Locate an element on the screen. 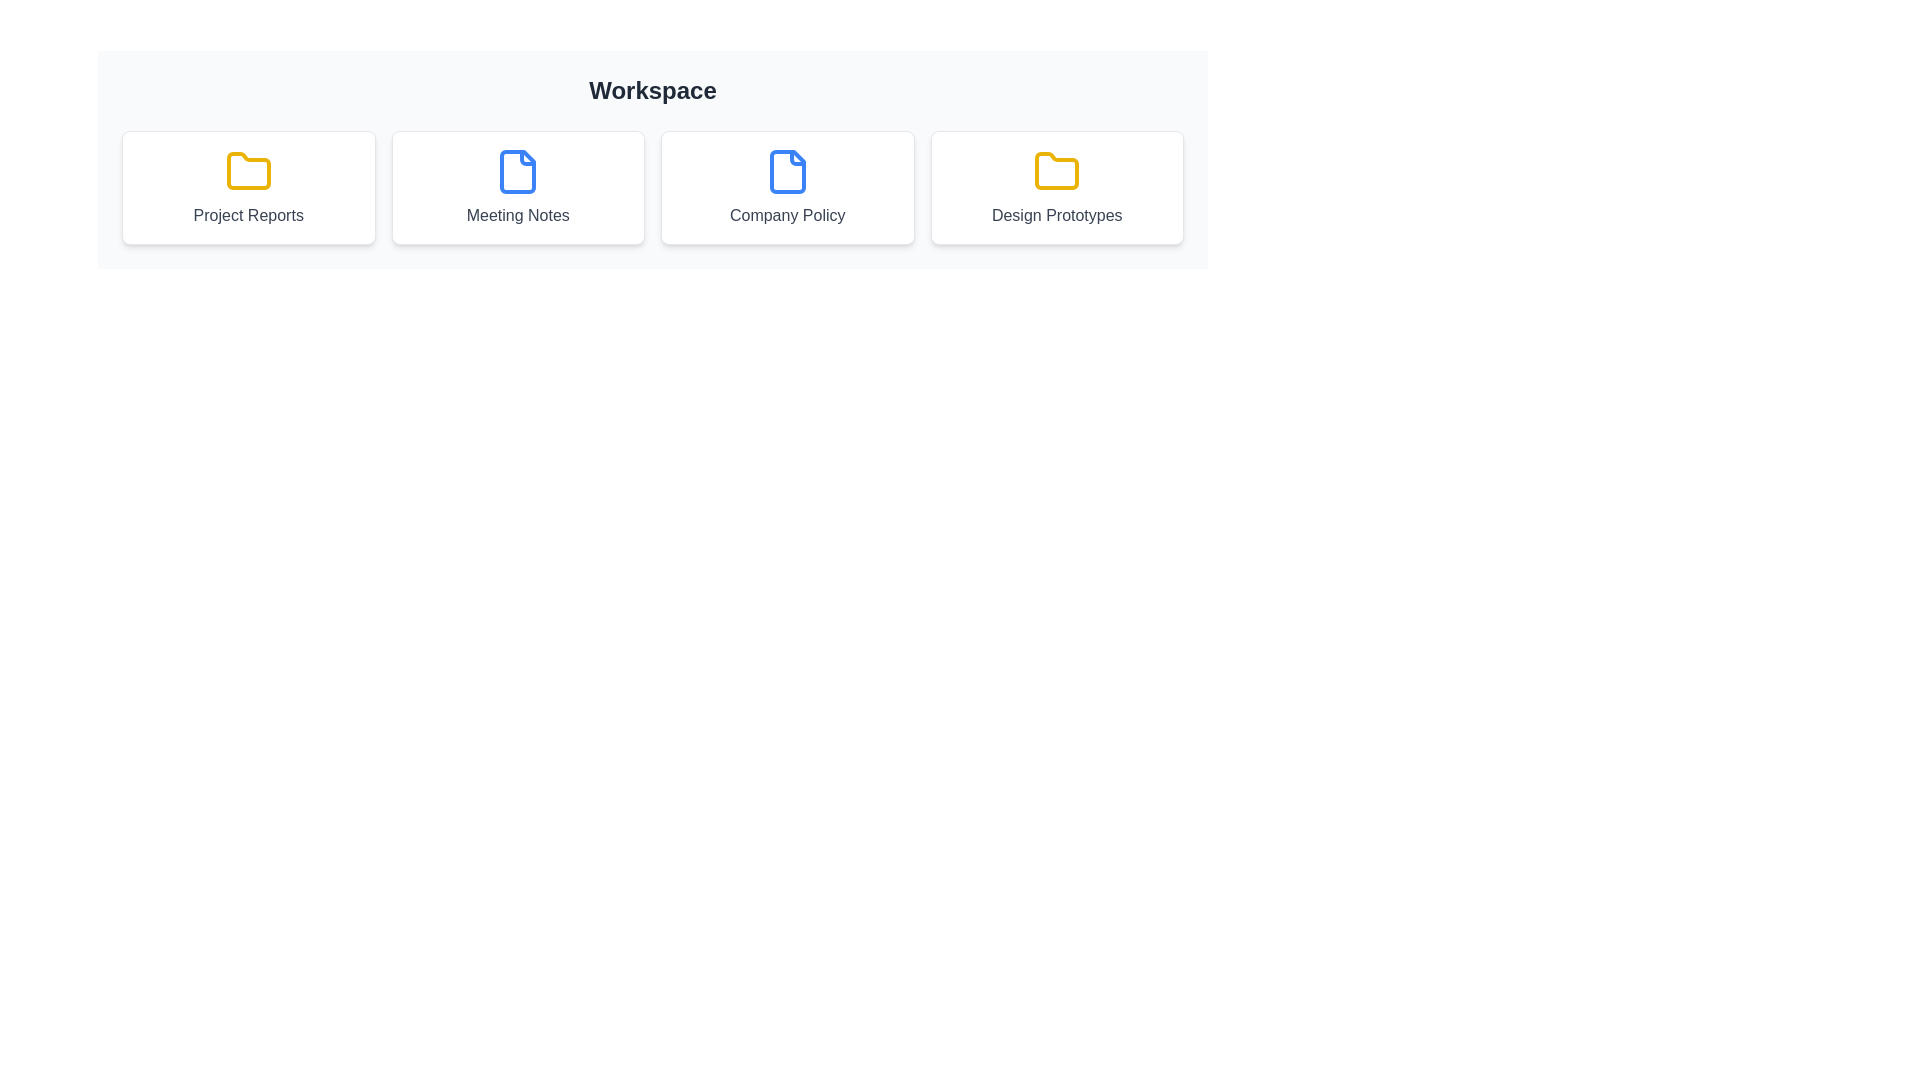 Image resolution: width=1920 pixels, height=1080 pixels. the yellow folder-shaped icon representing a file folder located in the 'Project Reports' section, to the left of 'Meeting Notes' is located at coordinates (247, 169).